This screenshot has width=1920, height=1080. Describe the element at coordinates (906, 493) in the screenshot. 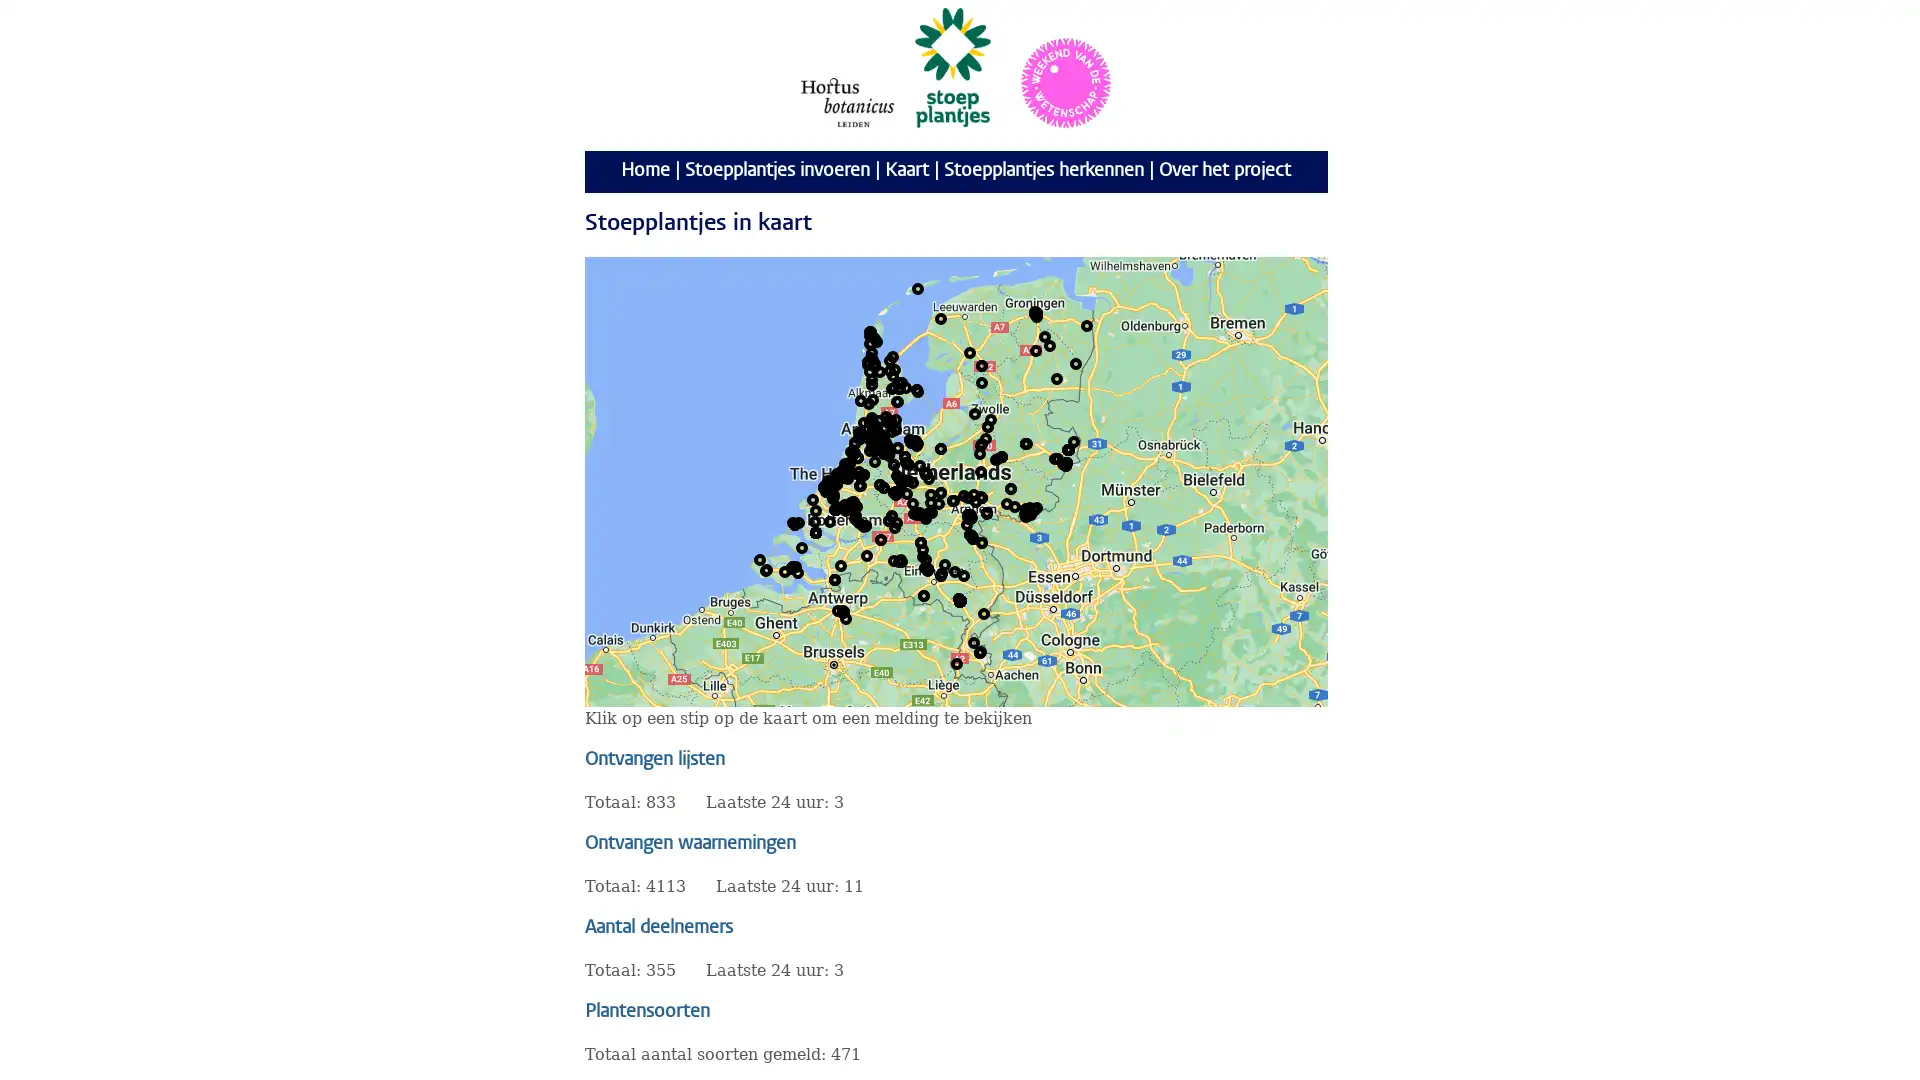

I see `Telling van op 22 mei 2022` at that location.